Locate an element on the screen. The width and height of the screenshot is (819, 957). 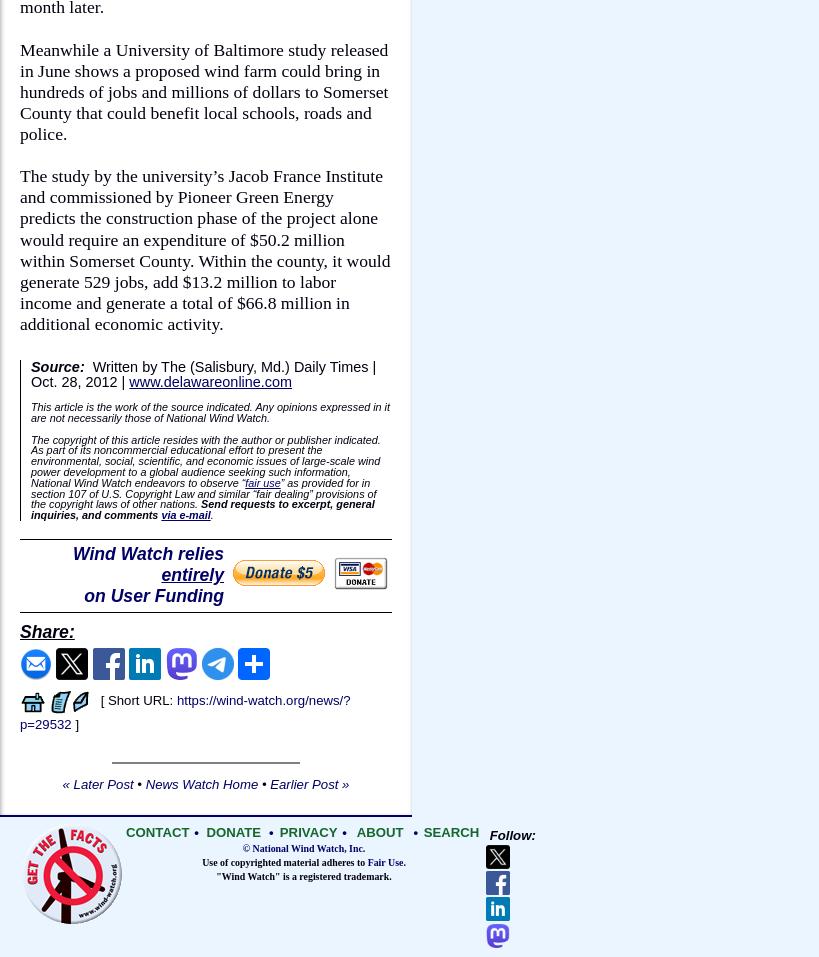
'© National Wind Watch, Inc.' is located at coordinates (303, 847).